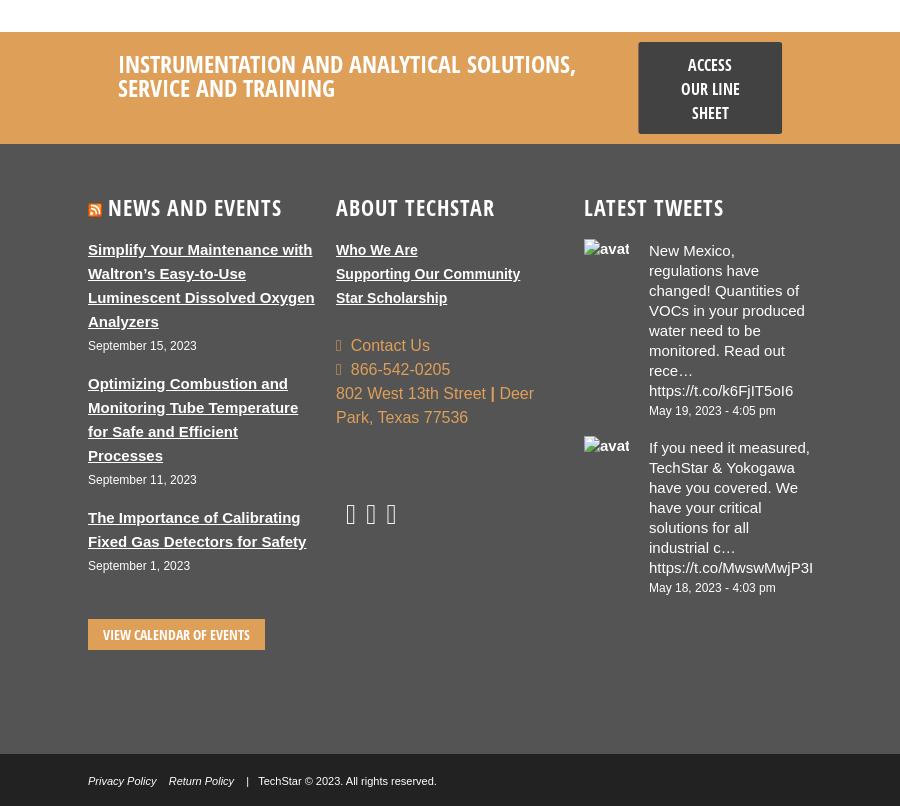 The width and height of the screenshot is (900, 806). I want to click on 'View Calendar of Events', so click(101, 633).